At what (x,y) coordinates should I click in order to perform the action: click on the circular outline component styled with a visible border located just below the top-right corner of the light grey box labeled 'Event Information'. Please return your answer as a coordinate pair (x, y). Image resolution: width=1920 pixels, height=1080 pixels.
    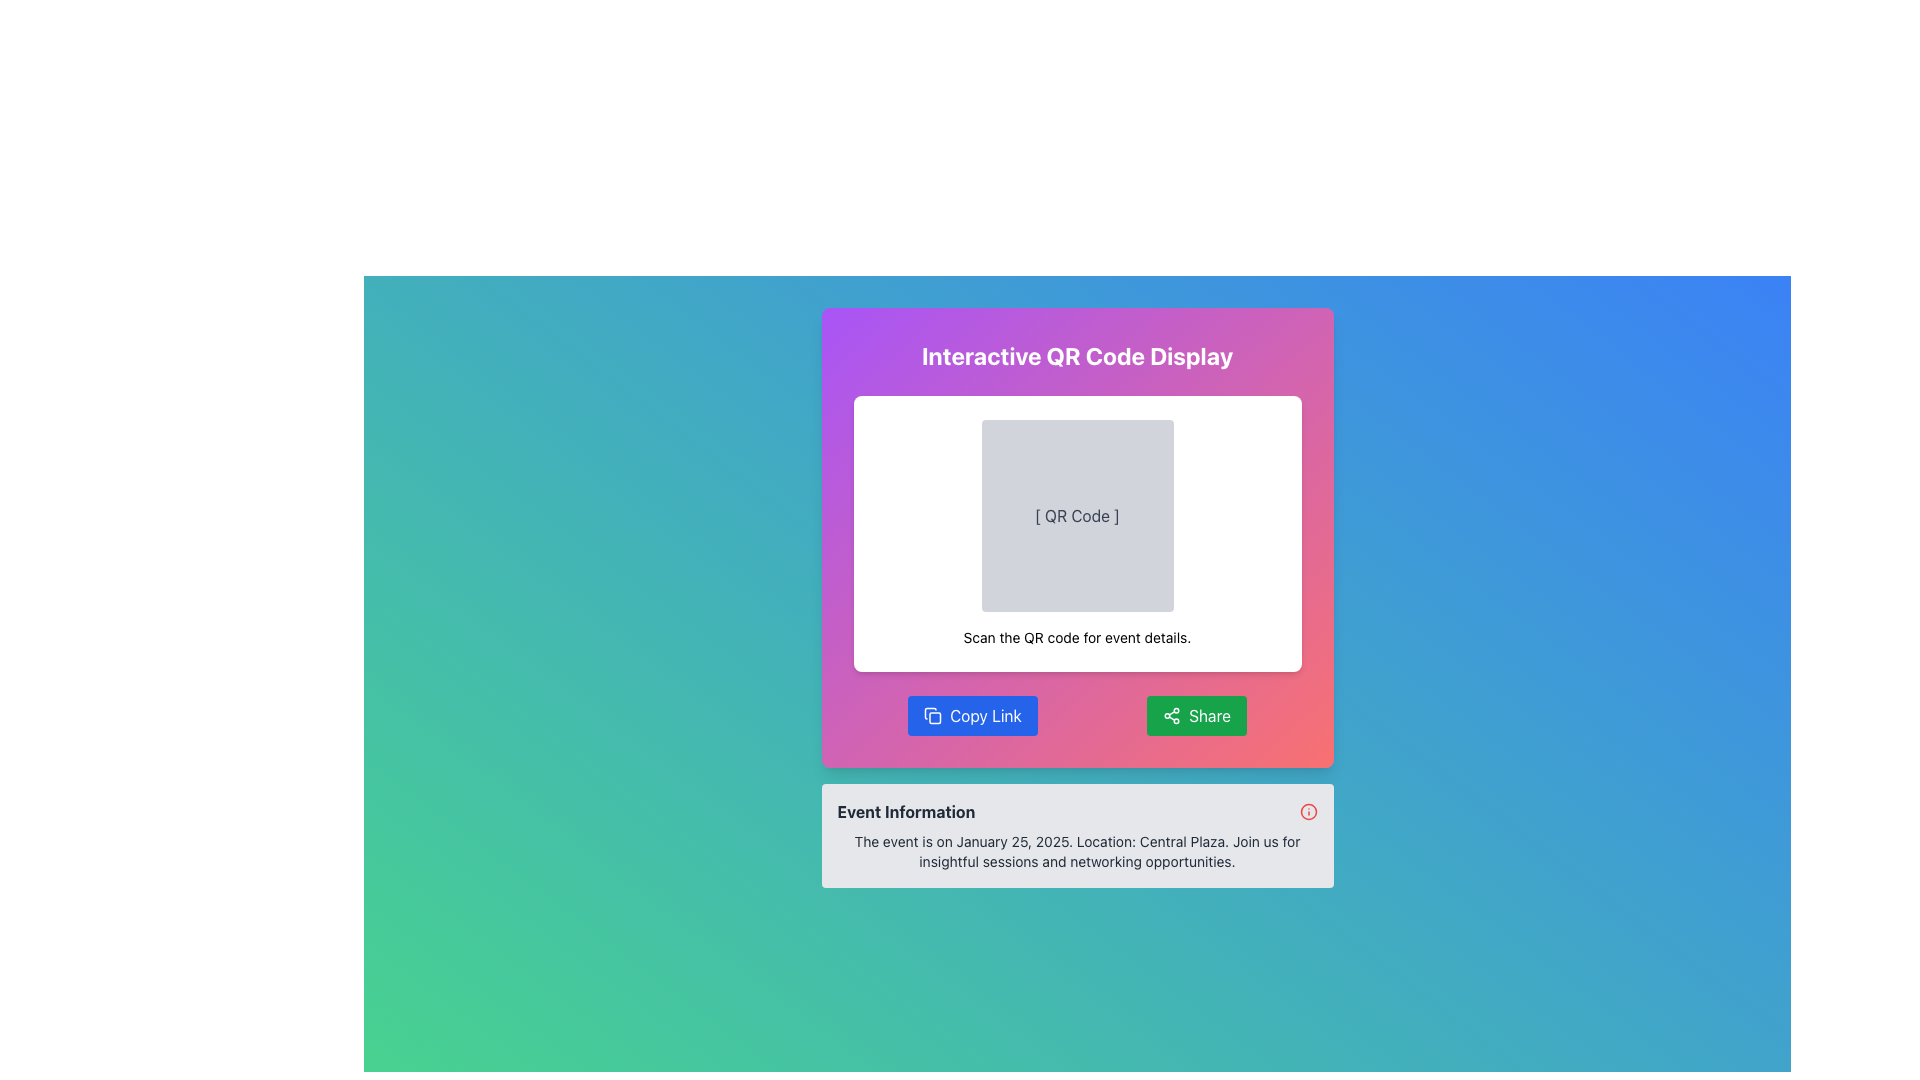
    Looking at the image, I should click on (1308, 812).